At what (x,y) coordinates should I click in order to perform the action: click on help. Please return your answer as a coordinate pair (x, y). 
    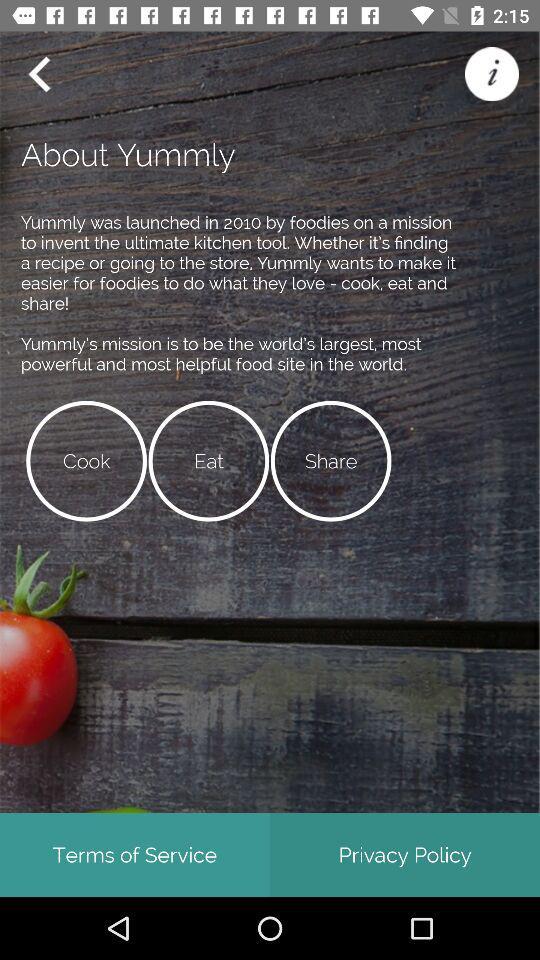
    Looking at the image, I should click on (490, 74).